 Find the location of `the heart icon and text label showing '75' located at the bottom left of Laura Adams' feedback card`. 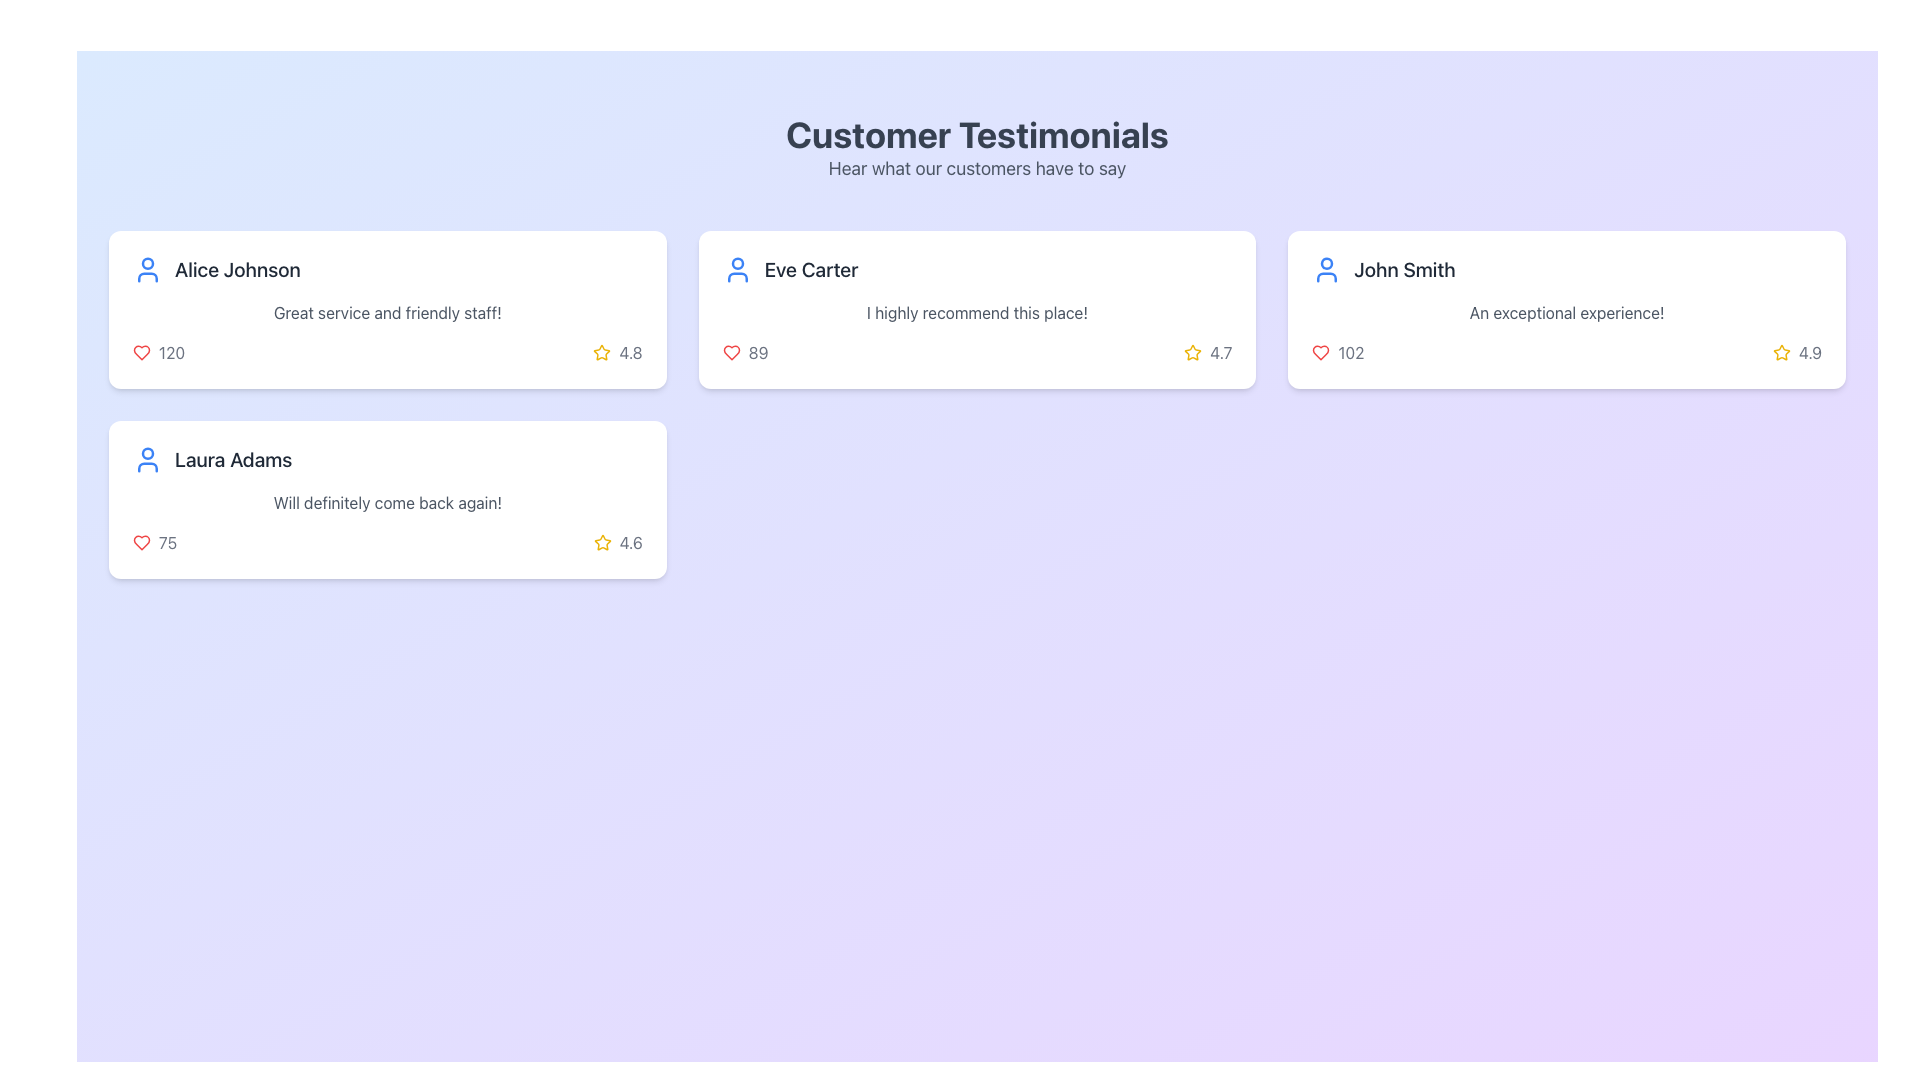

the heart icon and text label showing '75' located at the bottom left of Laura Adams' feedback card is located at coordinates (154, 543).